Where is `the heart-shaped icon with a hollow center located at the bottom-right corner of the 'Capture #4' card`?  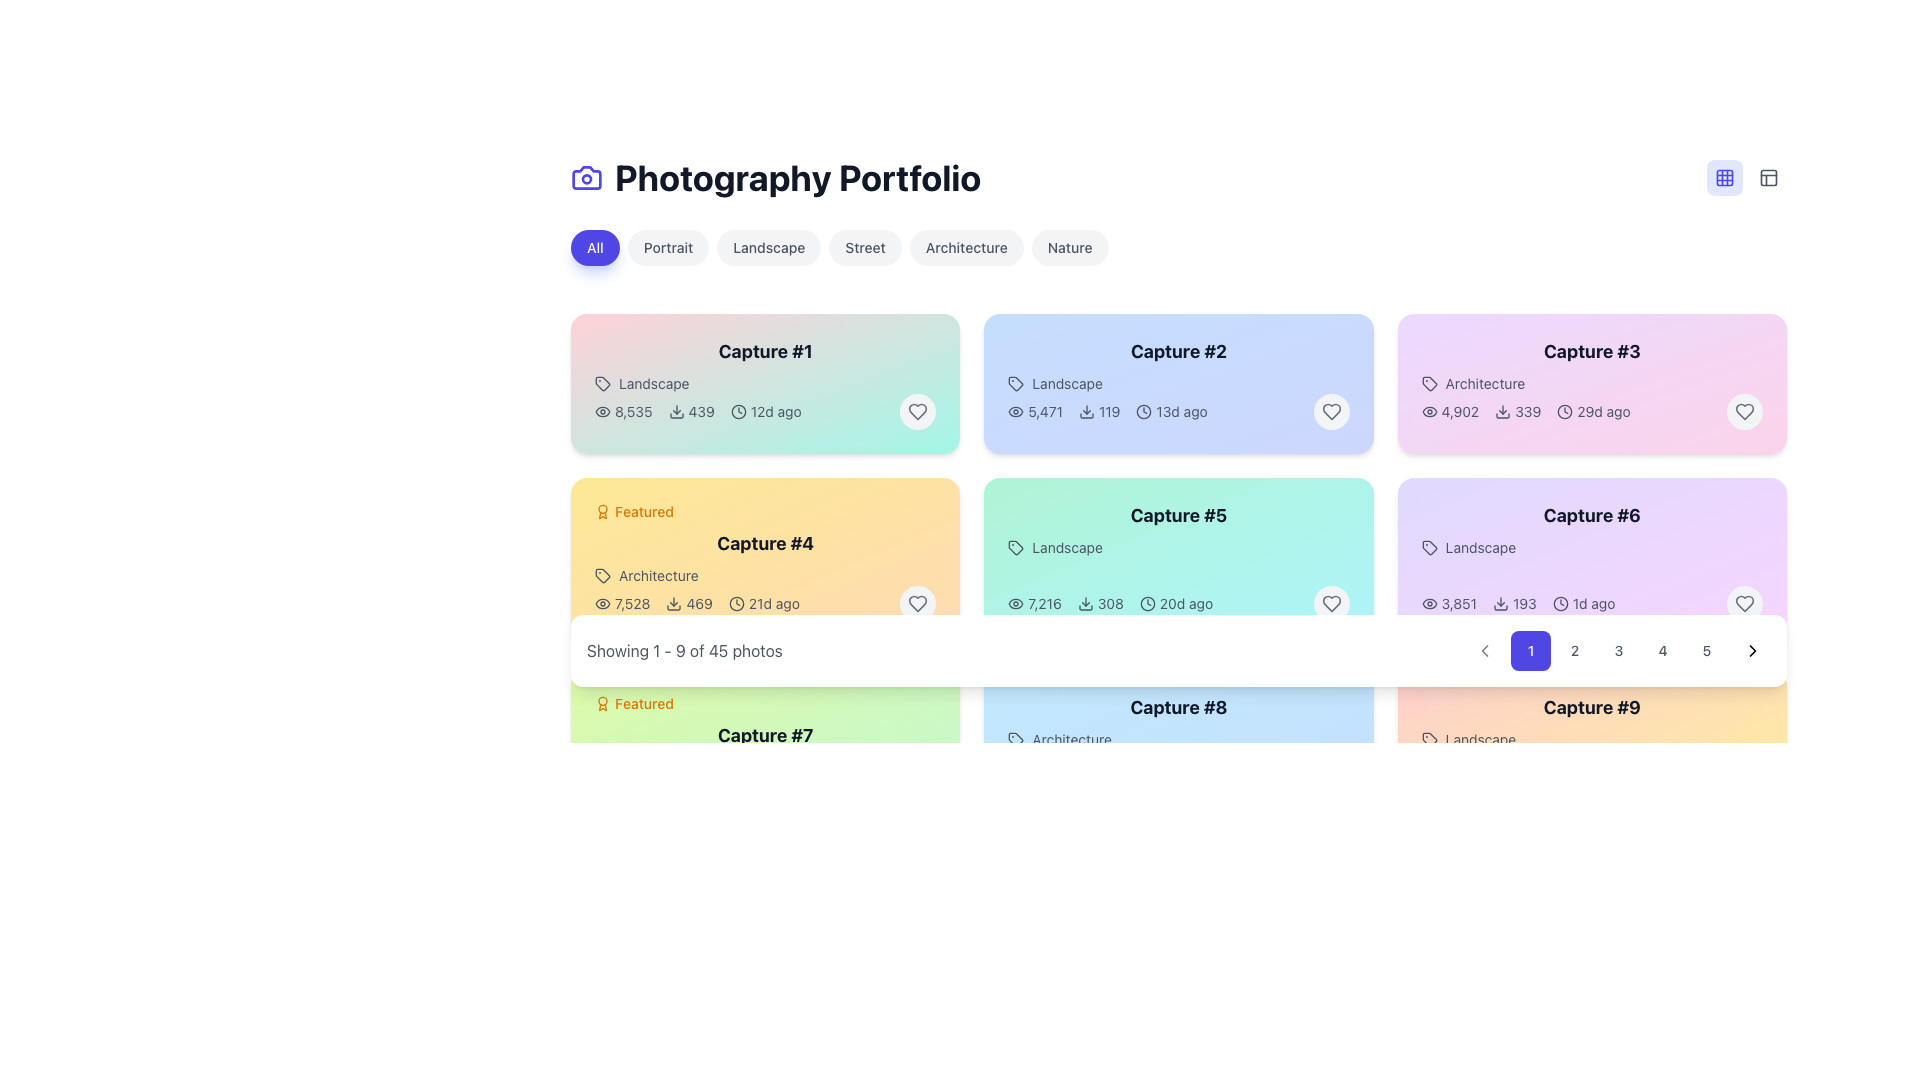
the heart-shaped icon with a hollow center located at the bottom-right corner of the 'Capture #4' card is located at coordinates (917, 603).